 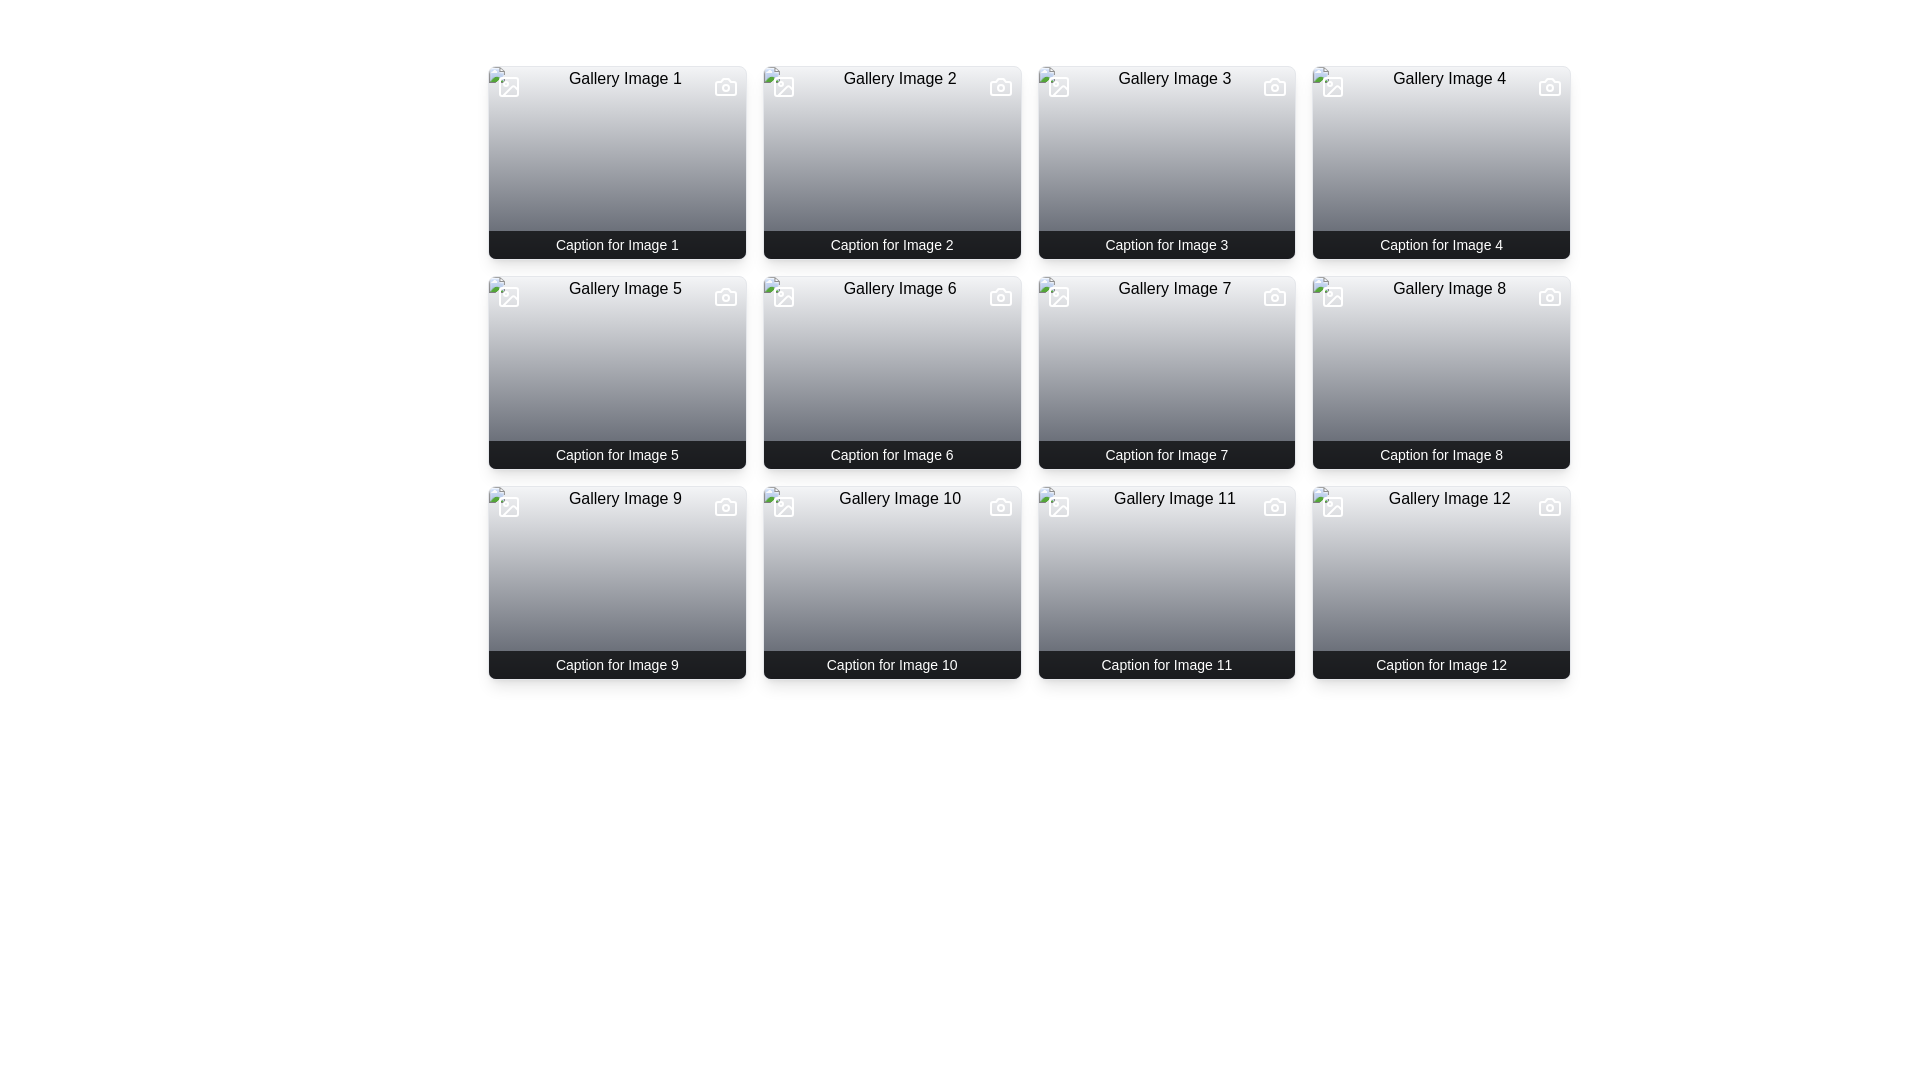 I want to click on the text label displaying 'Caption for Image 11', which is a rectangular black box with a semi-transparent background located at the bottom of the eleventh image in the gallery grid, so click(x=1166, y=664).